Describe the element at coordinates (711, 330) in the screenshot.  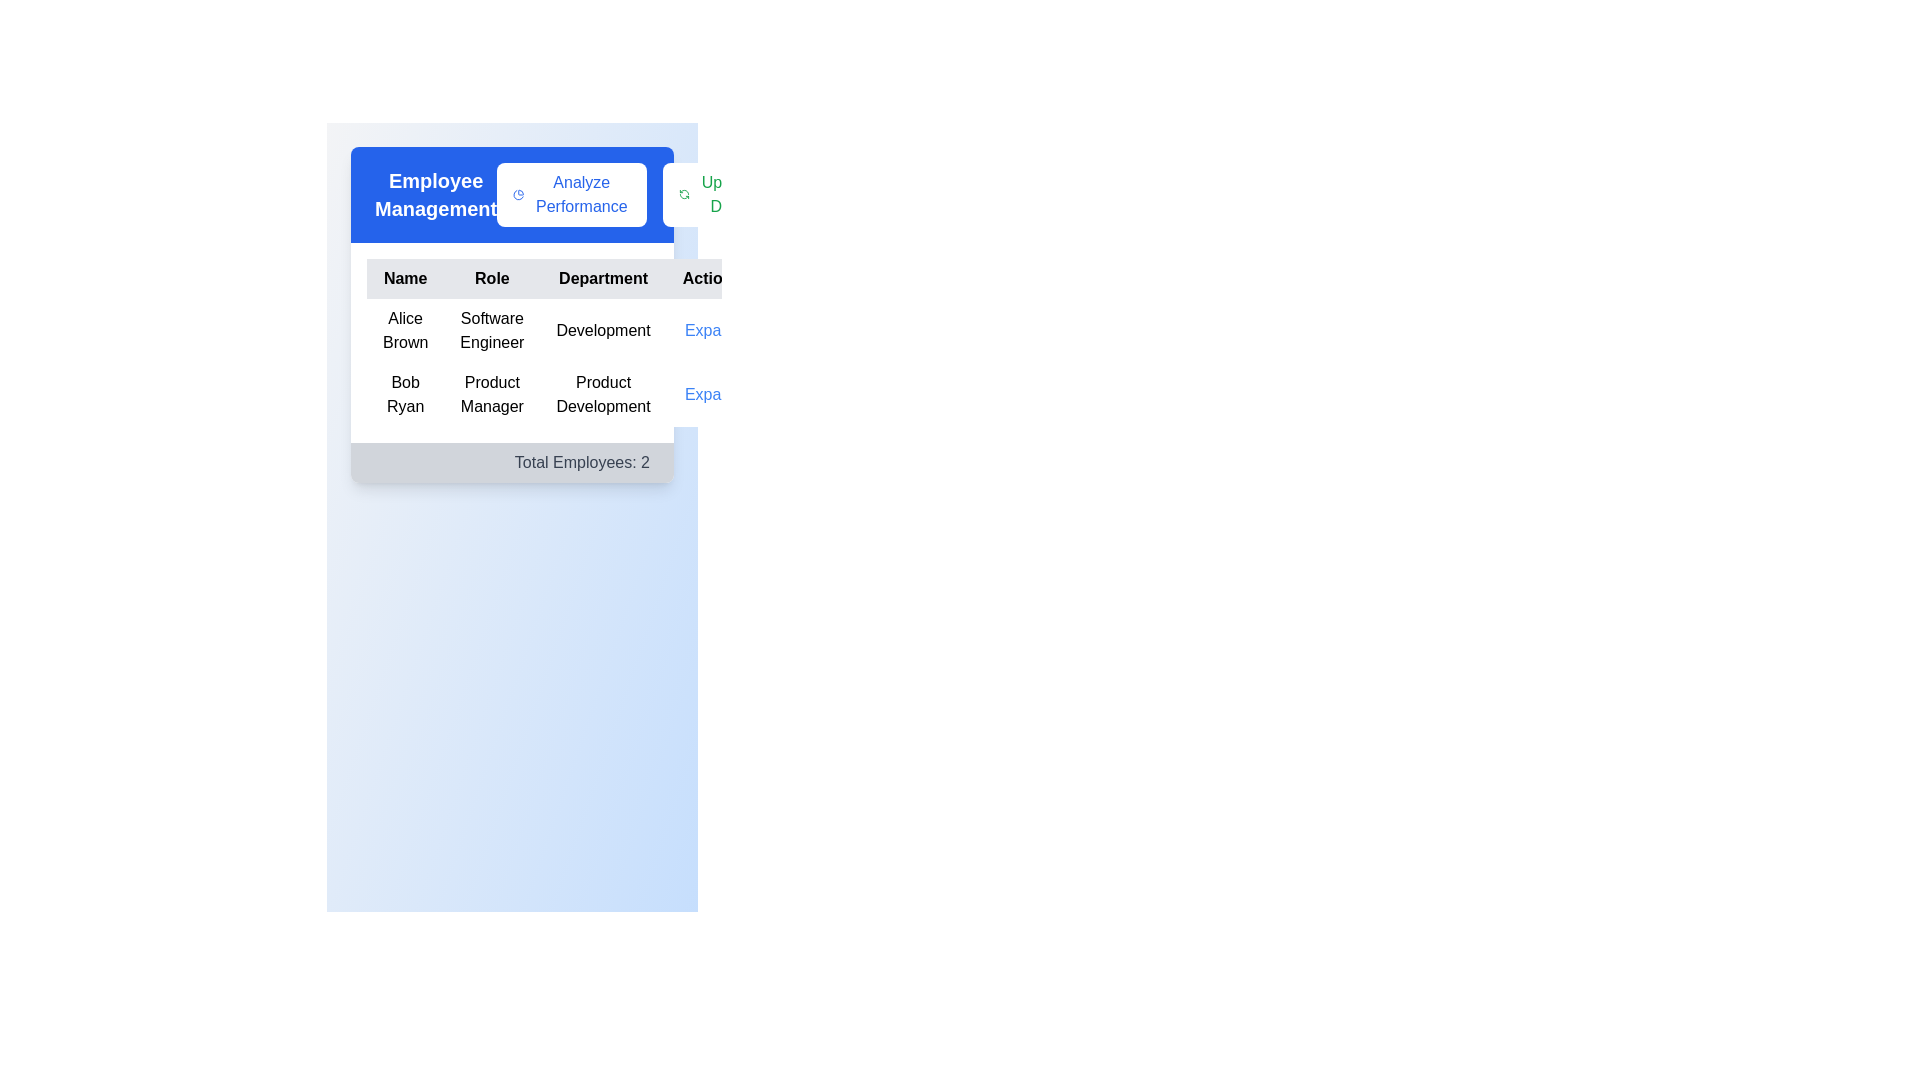
I see `the 'Expand' hyperlink styled as an action button located in the 'Action' column of the row for 'Alice Brown', 'Software Engineer', and 'Development'` at that location.